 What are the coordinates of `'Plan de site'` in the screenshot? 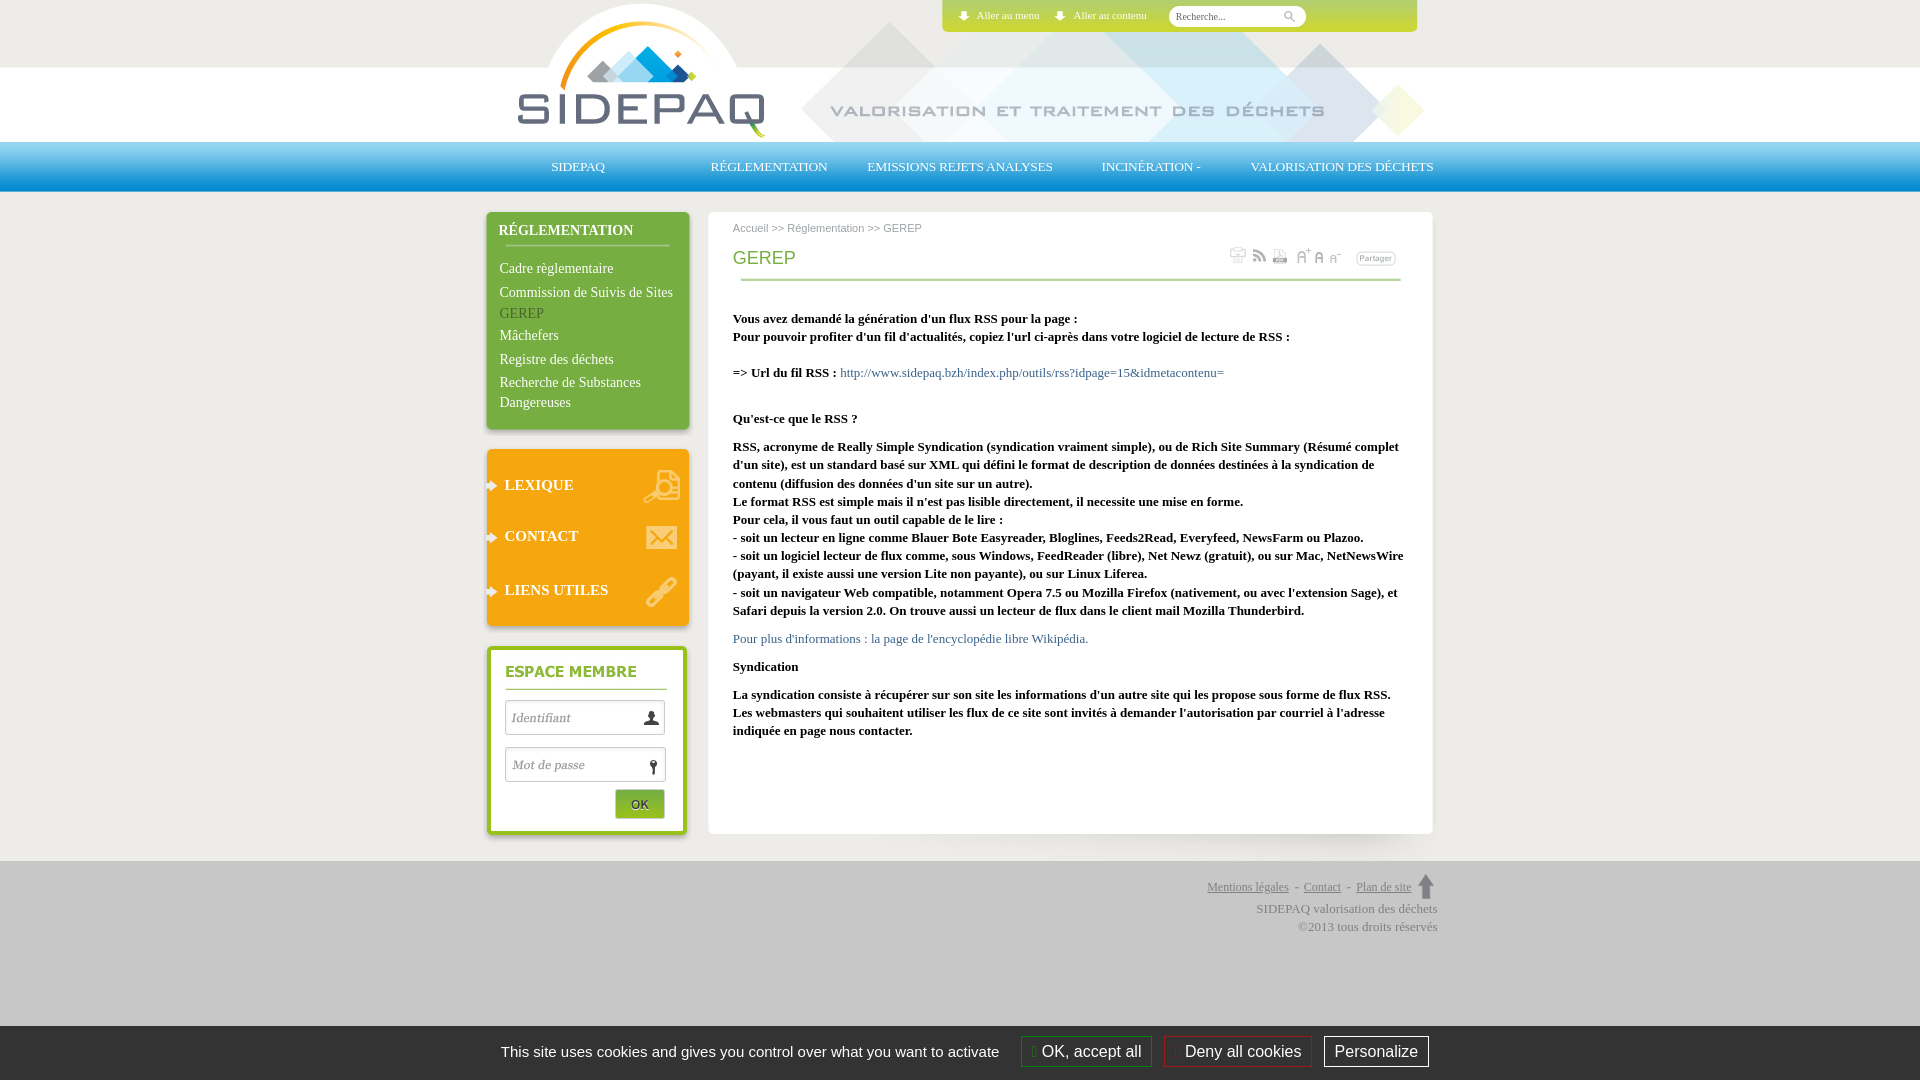 It's located at (1382, 886).